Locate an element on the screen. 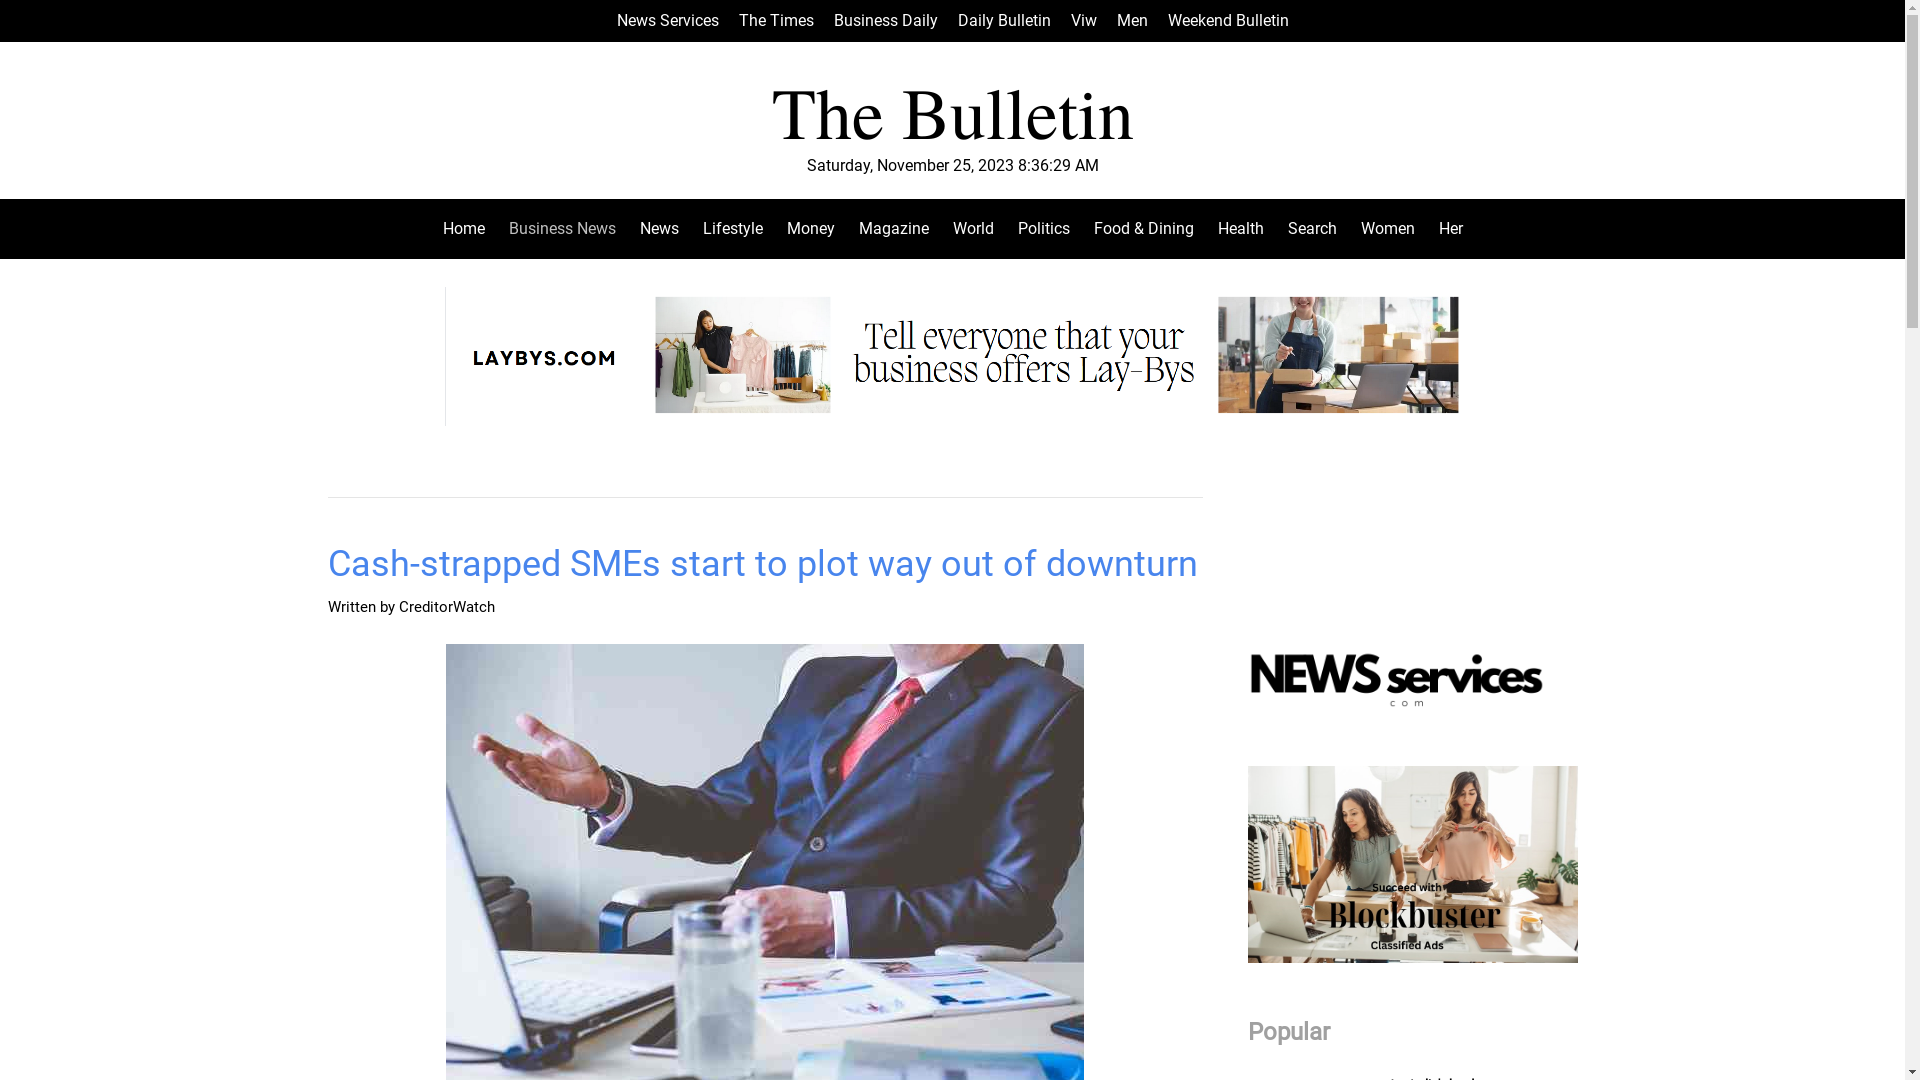 The width and height of the screenshot is (1920, 1080). 'Business Daily' is located at coordinates (885, 20).